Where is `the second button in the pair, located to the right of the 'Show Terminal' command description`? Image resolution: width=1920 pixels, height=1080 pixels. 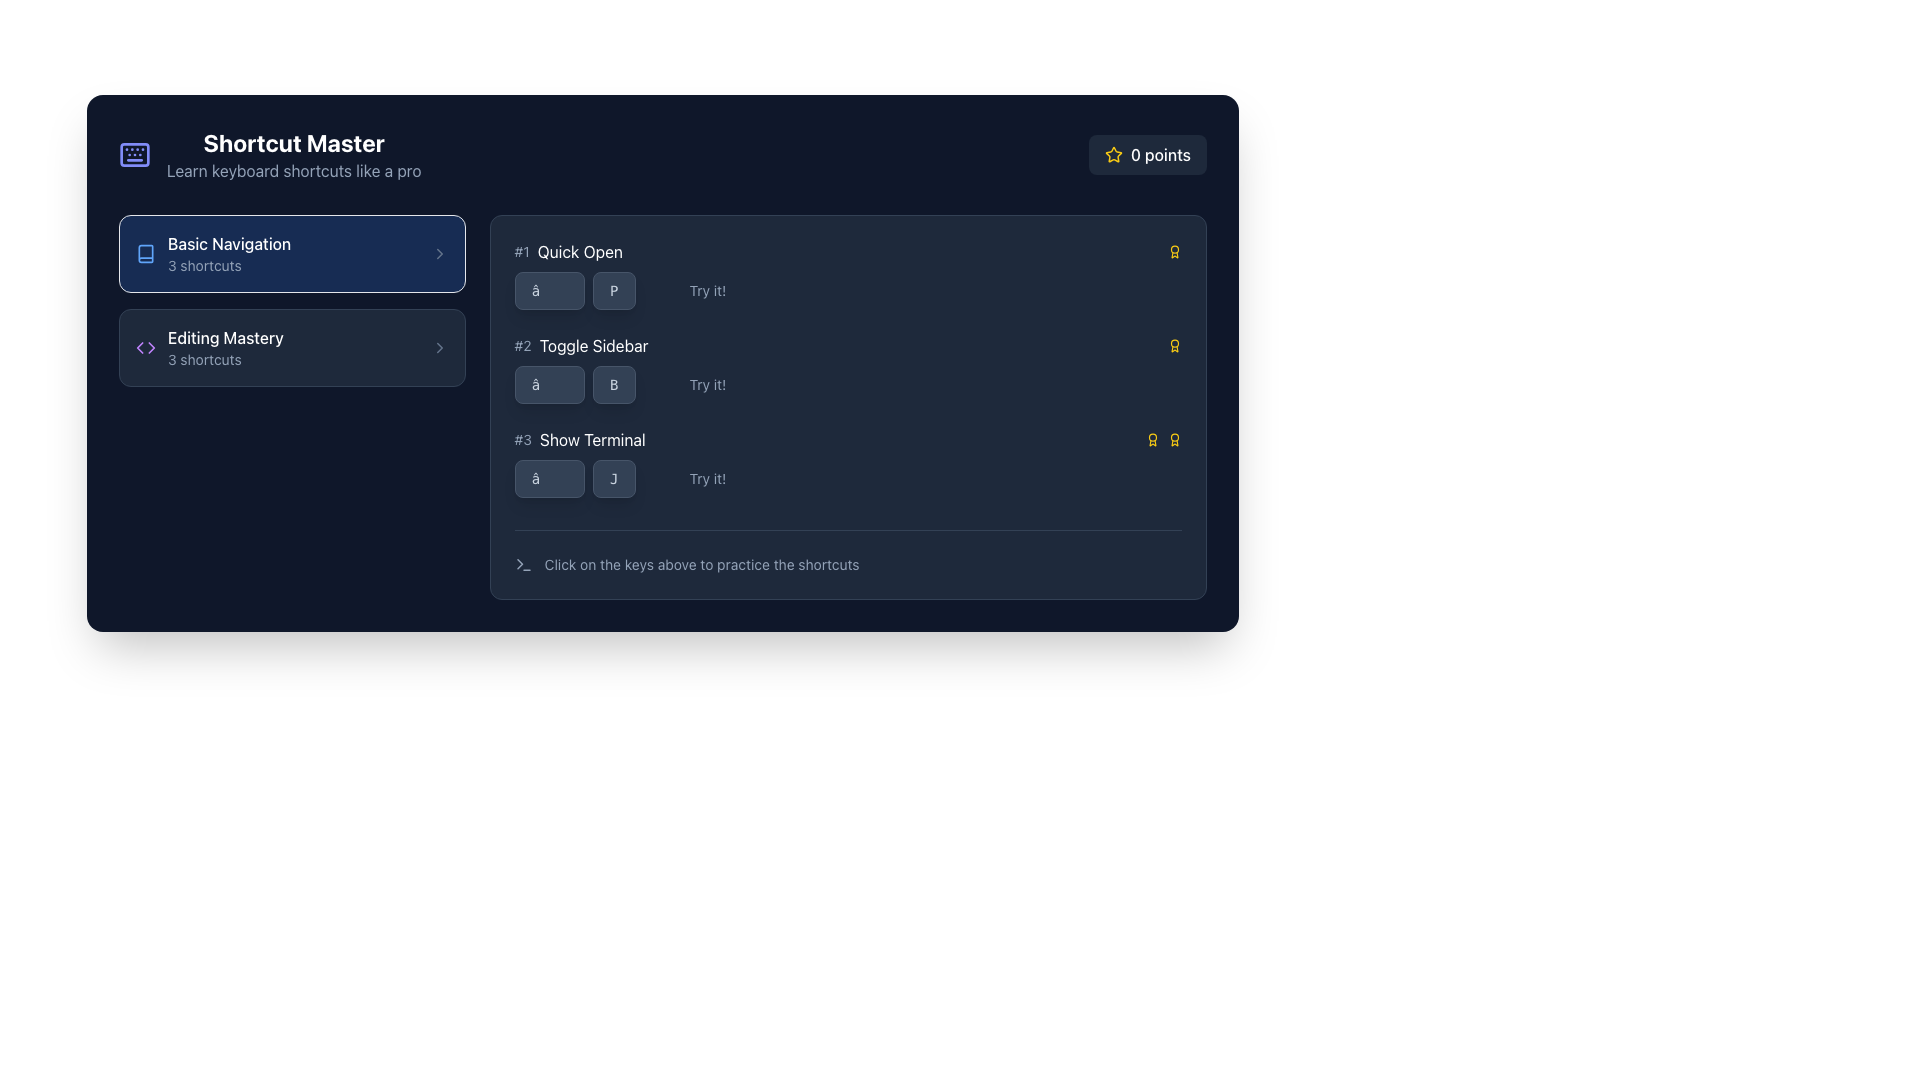 the second button in the pair, located to the right of the 'Show Terminal' command description is located at coordinates (613, 478).